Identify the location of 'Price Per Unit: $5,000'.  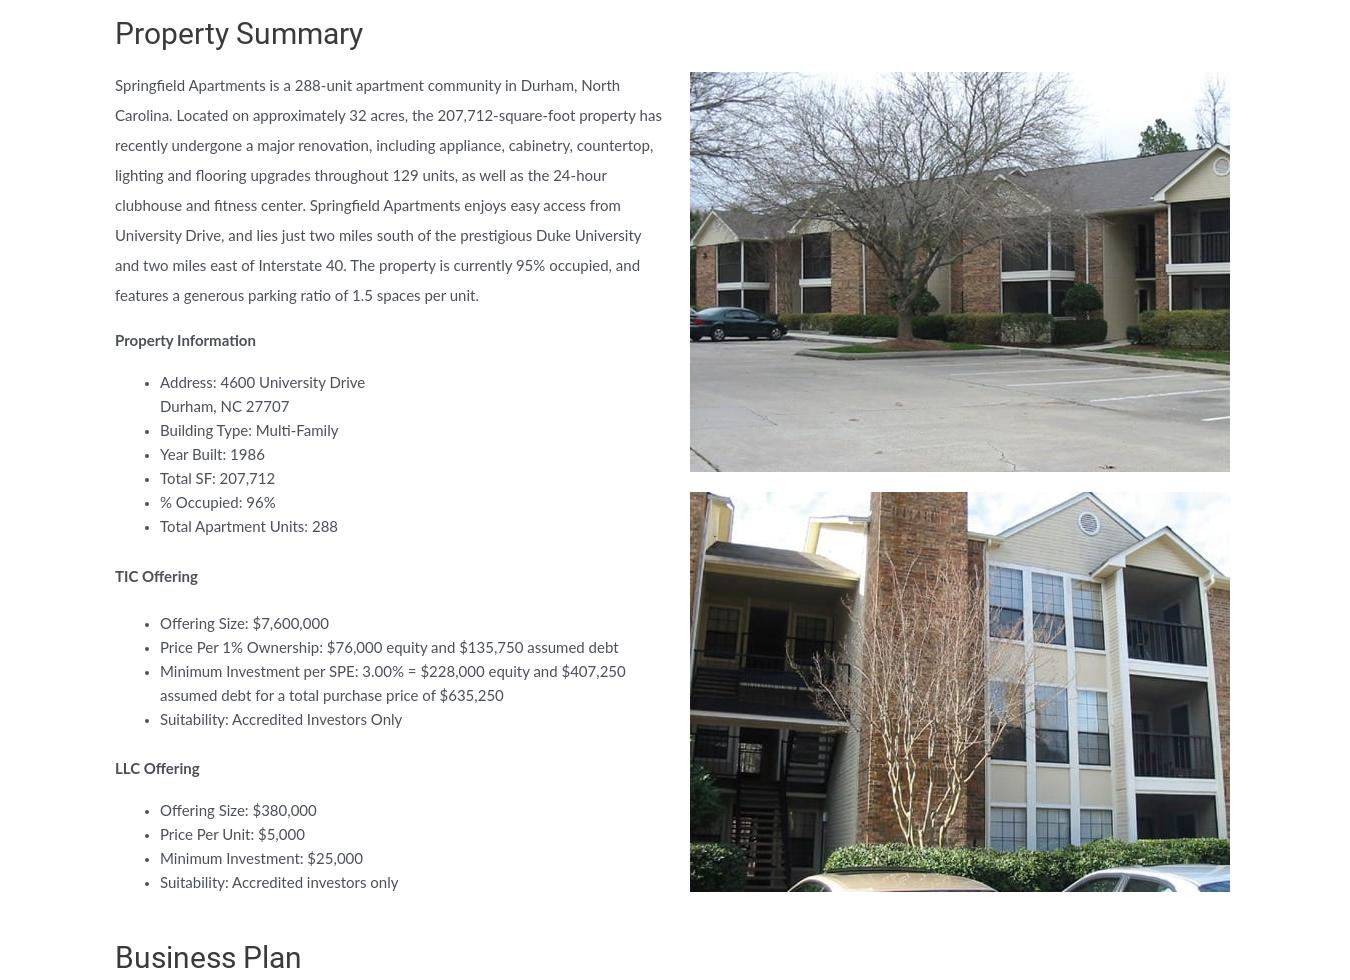
(231, 835).